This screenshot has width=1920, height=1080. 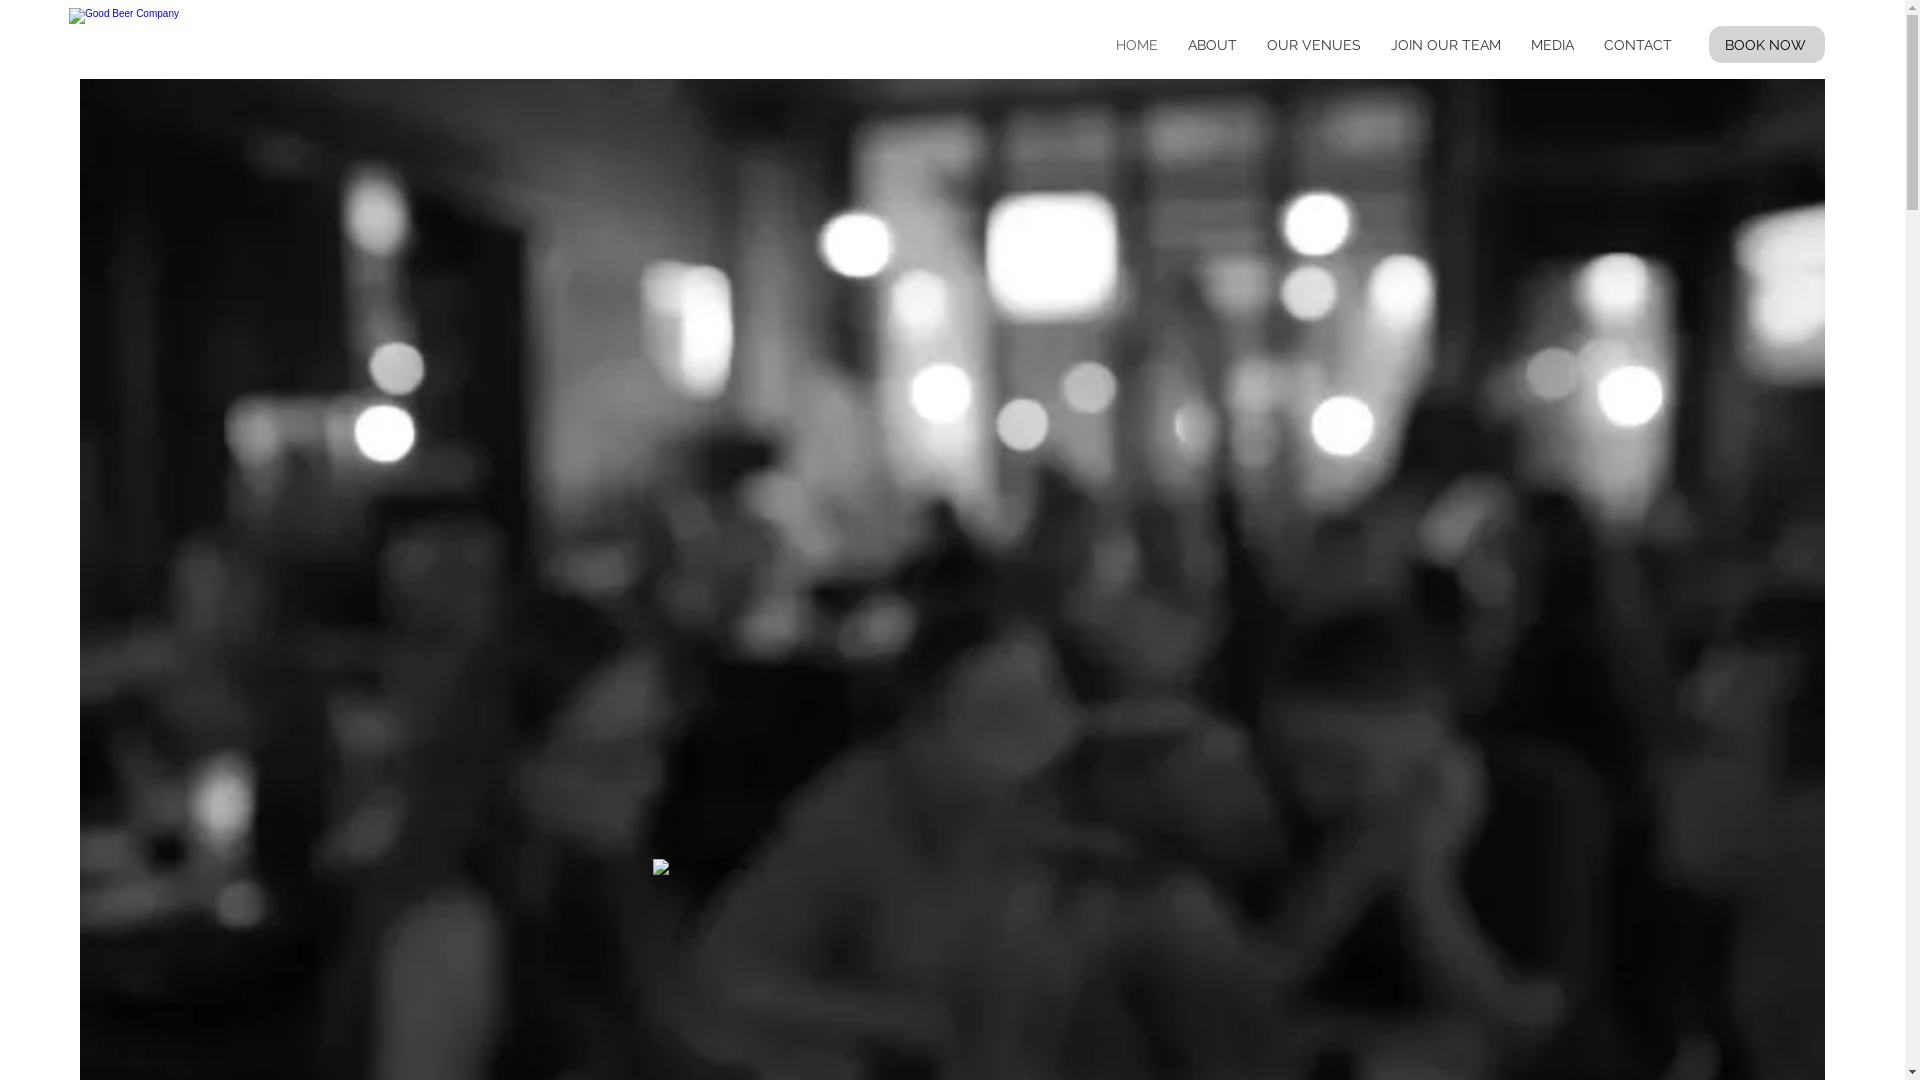 I want to click on 'BOOK NOW', so click(x=1766, y=44).